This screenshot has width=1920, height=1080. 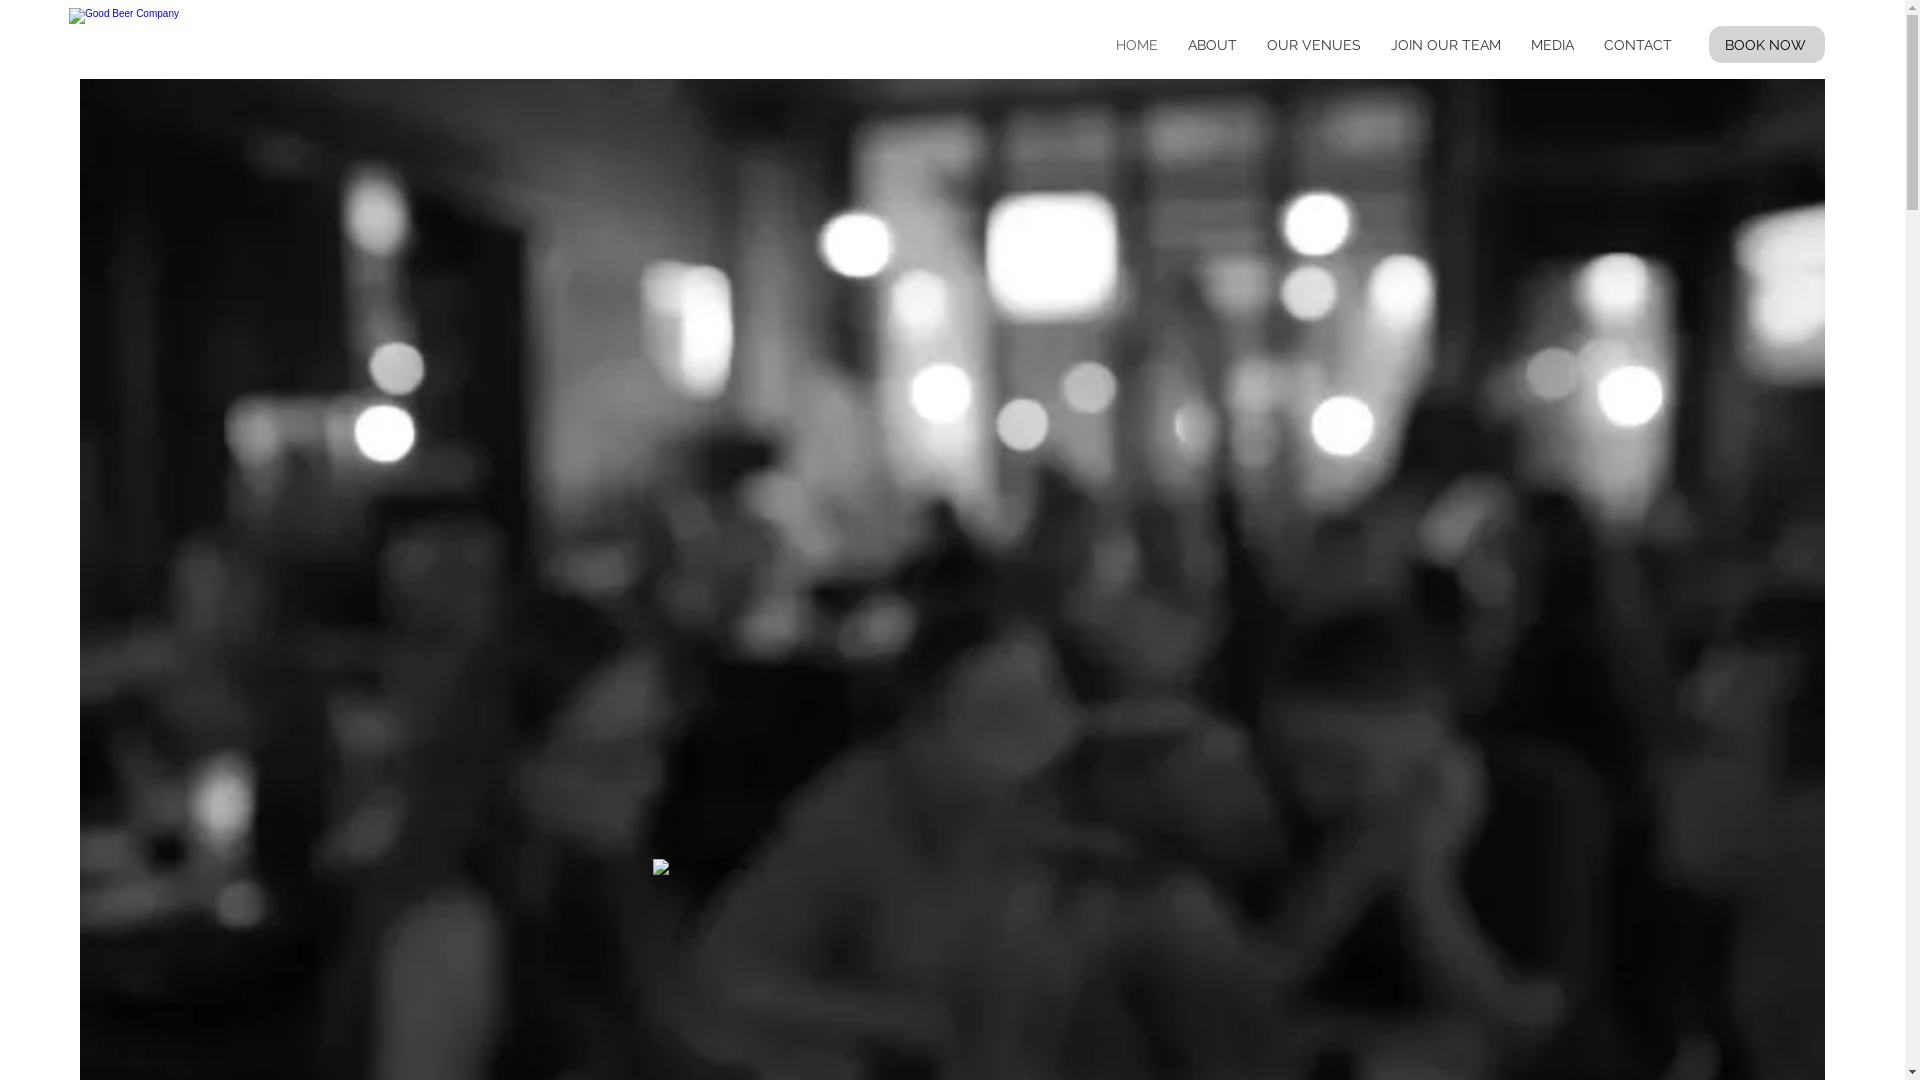 I want to click on 'BOOK NOW', so click(x=1766, y=44).